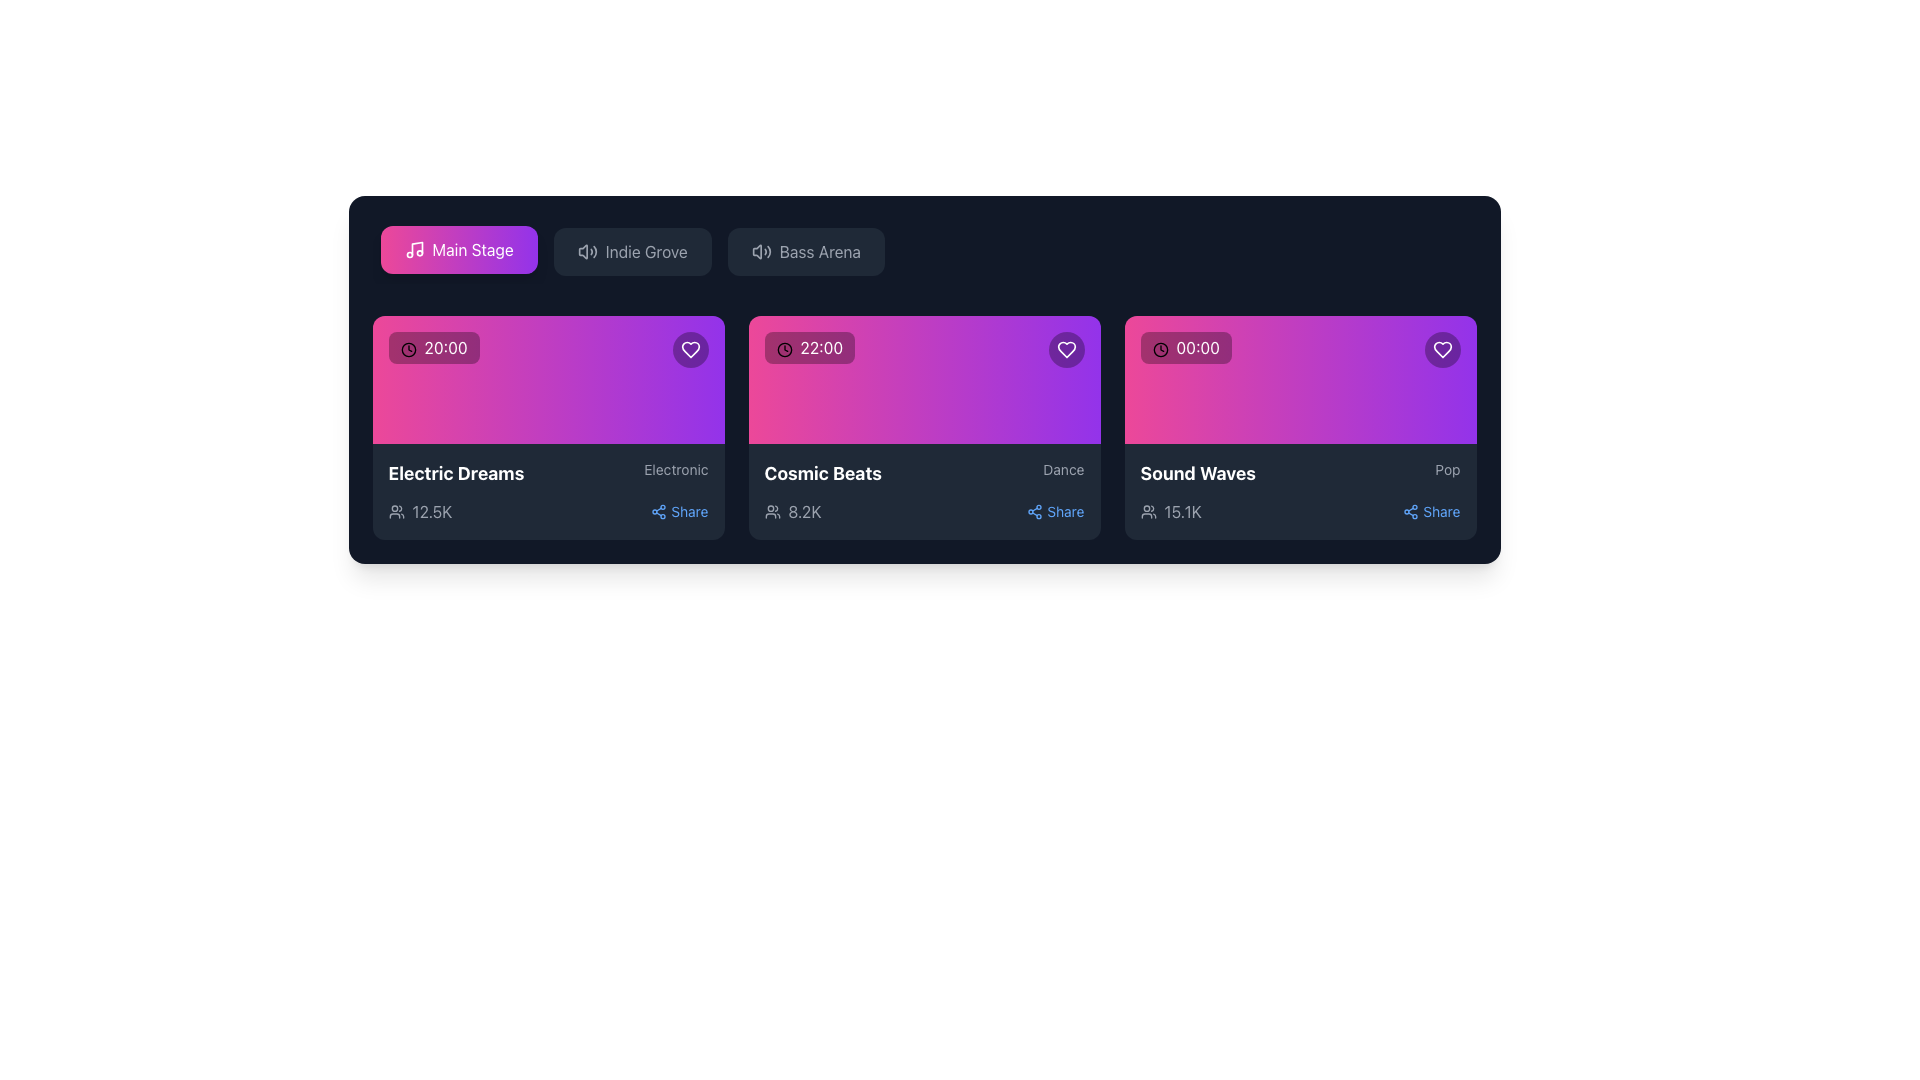 The height and width of the screenshot is (1080, 1920). I want to click on the text element displaying the word 'Share' in blue color, located in the bottom-right corner of the 'Cosmic Beats' card, adjacent to the sharing icon, so click(1064, 511).